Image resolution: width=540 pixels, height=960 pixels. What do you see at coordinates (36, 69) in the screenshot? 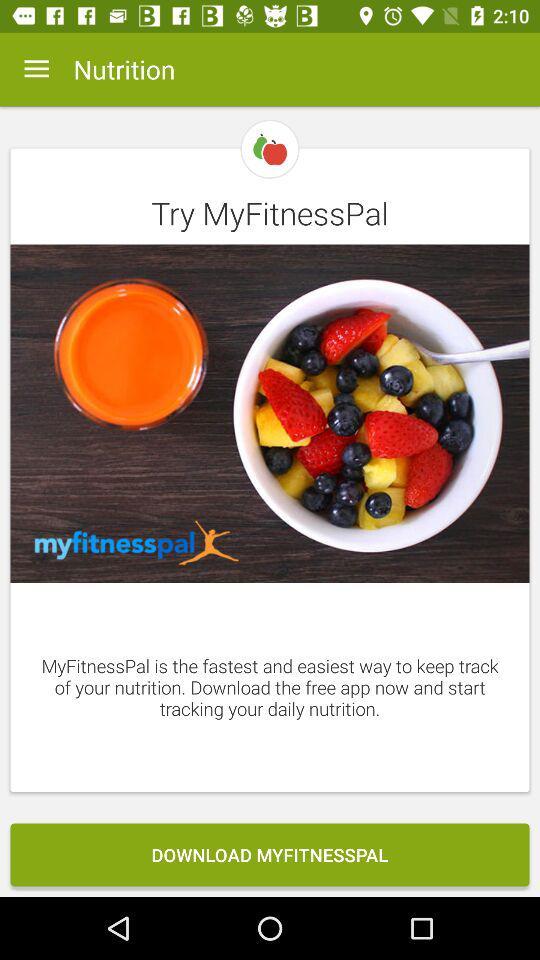
I see `the item next to the nutrition item` at bounding box center [36, 69].